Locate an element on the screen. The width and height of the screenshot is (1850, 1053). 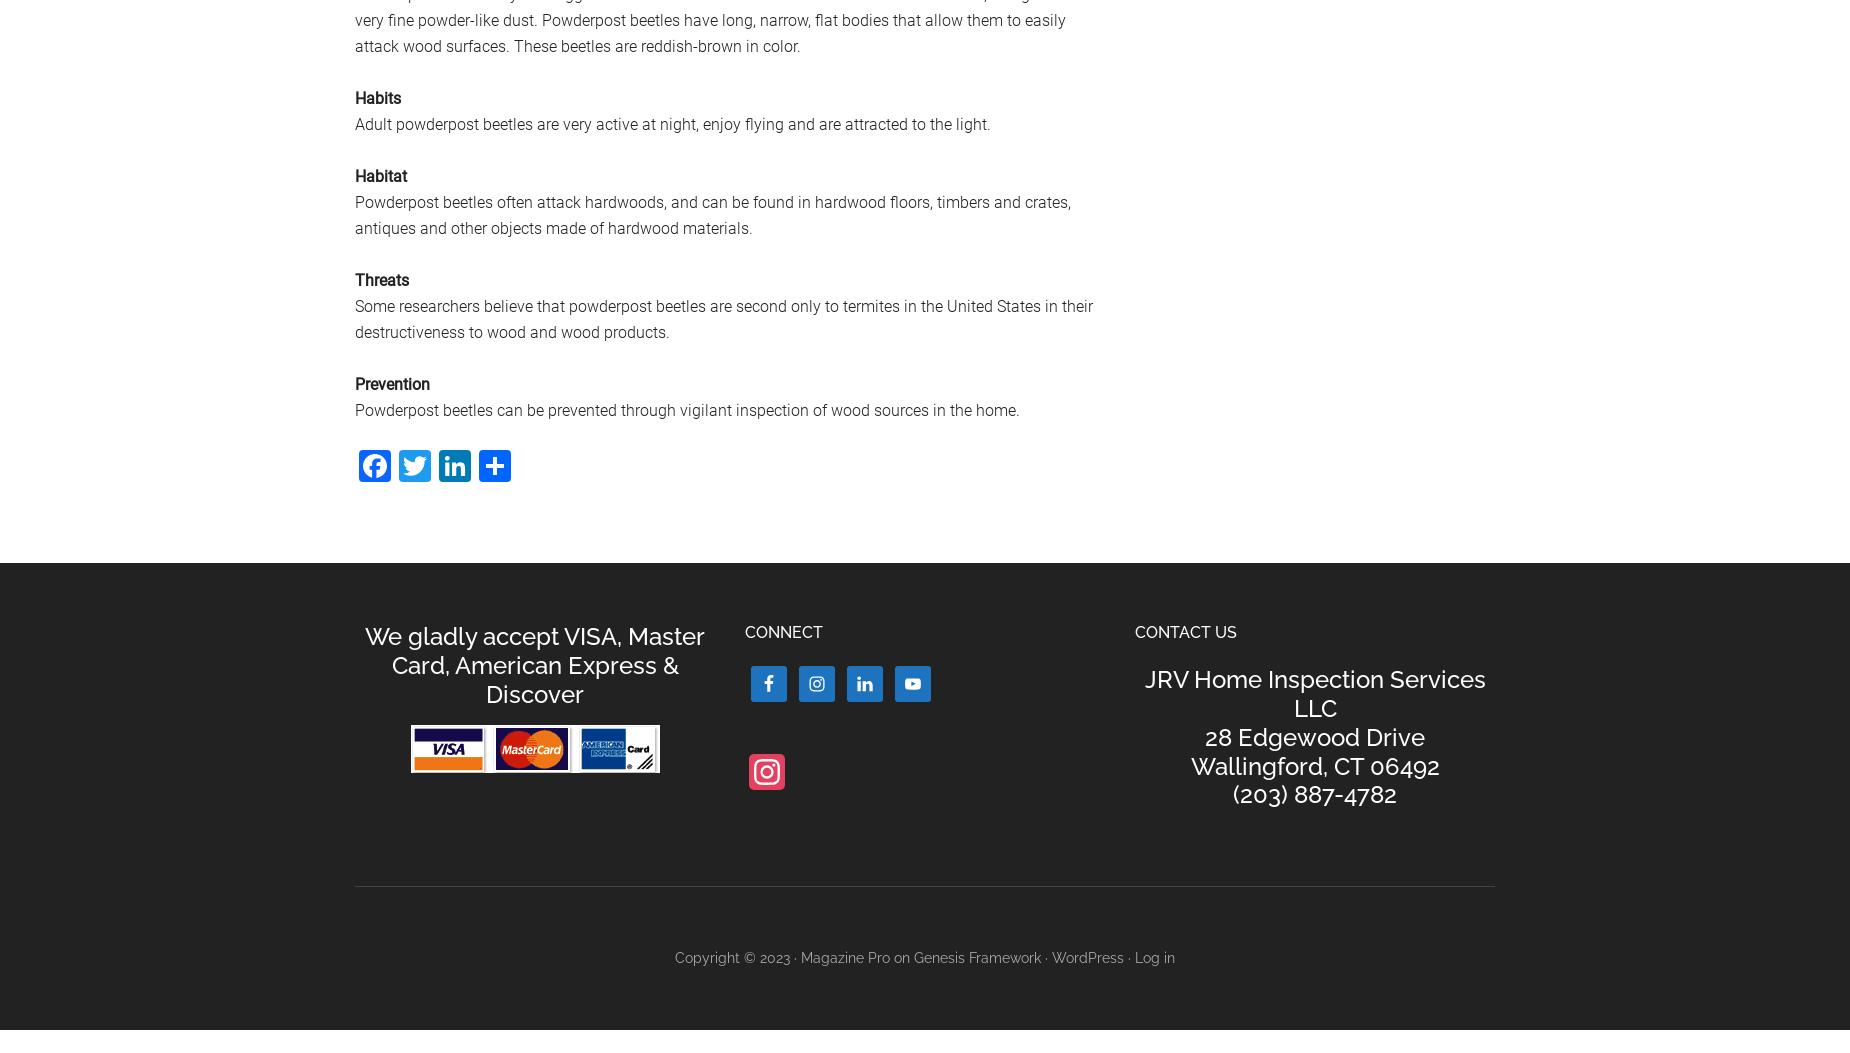
'Magazine Pro' is located at coordinates (845, 958).